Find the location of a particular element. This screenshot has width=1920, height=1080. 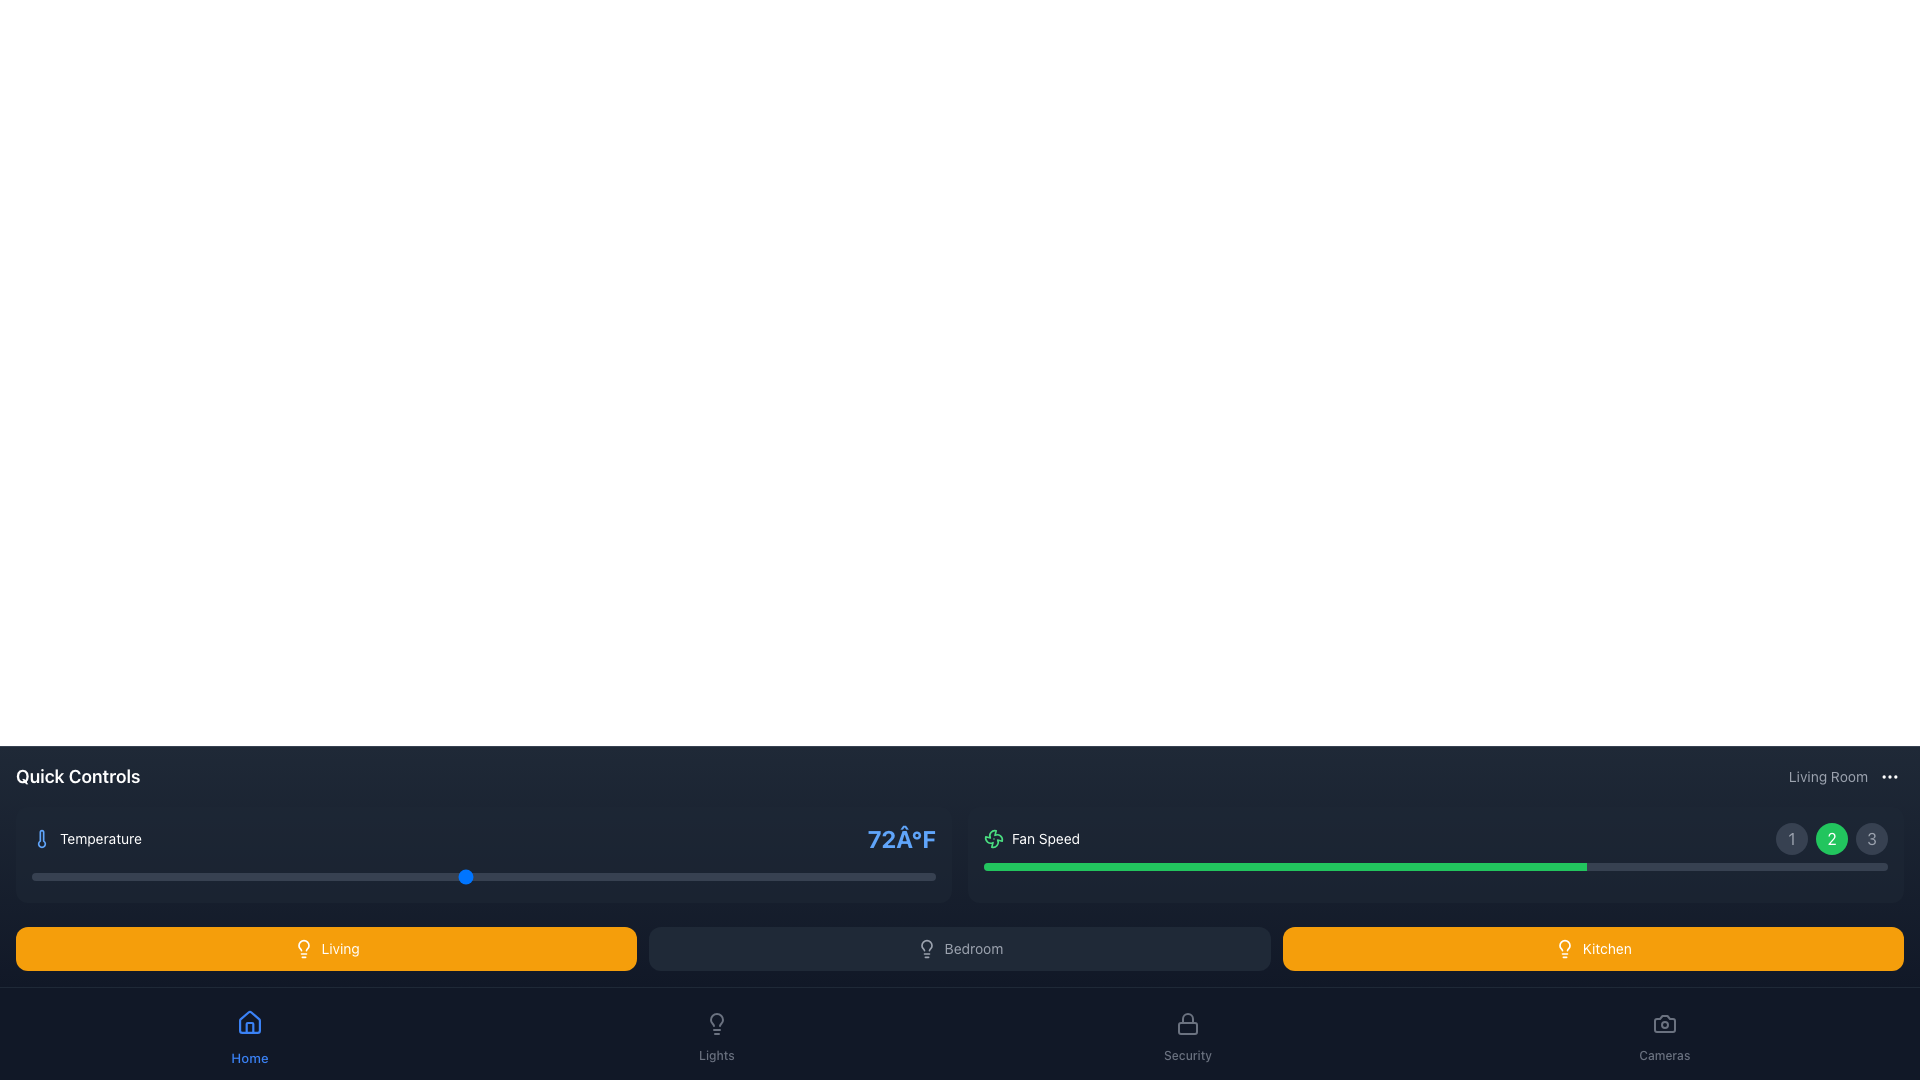

the 'Cameras' icon located centrally at the bottom section of the interface, which serves as a visual indicator for camera controls is located at coordinates (1664, 1023).